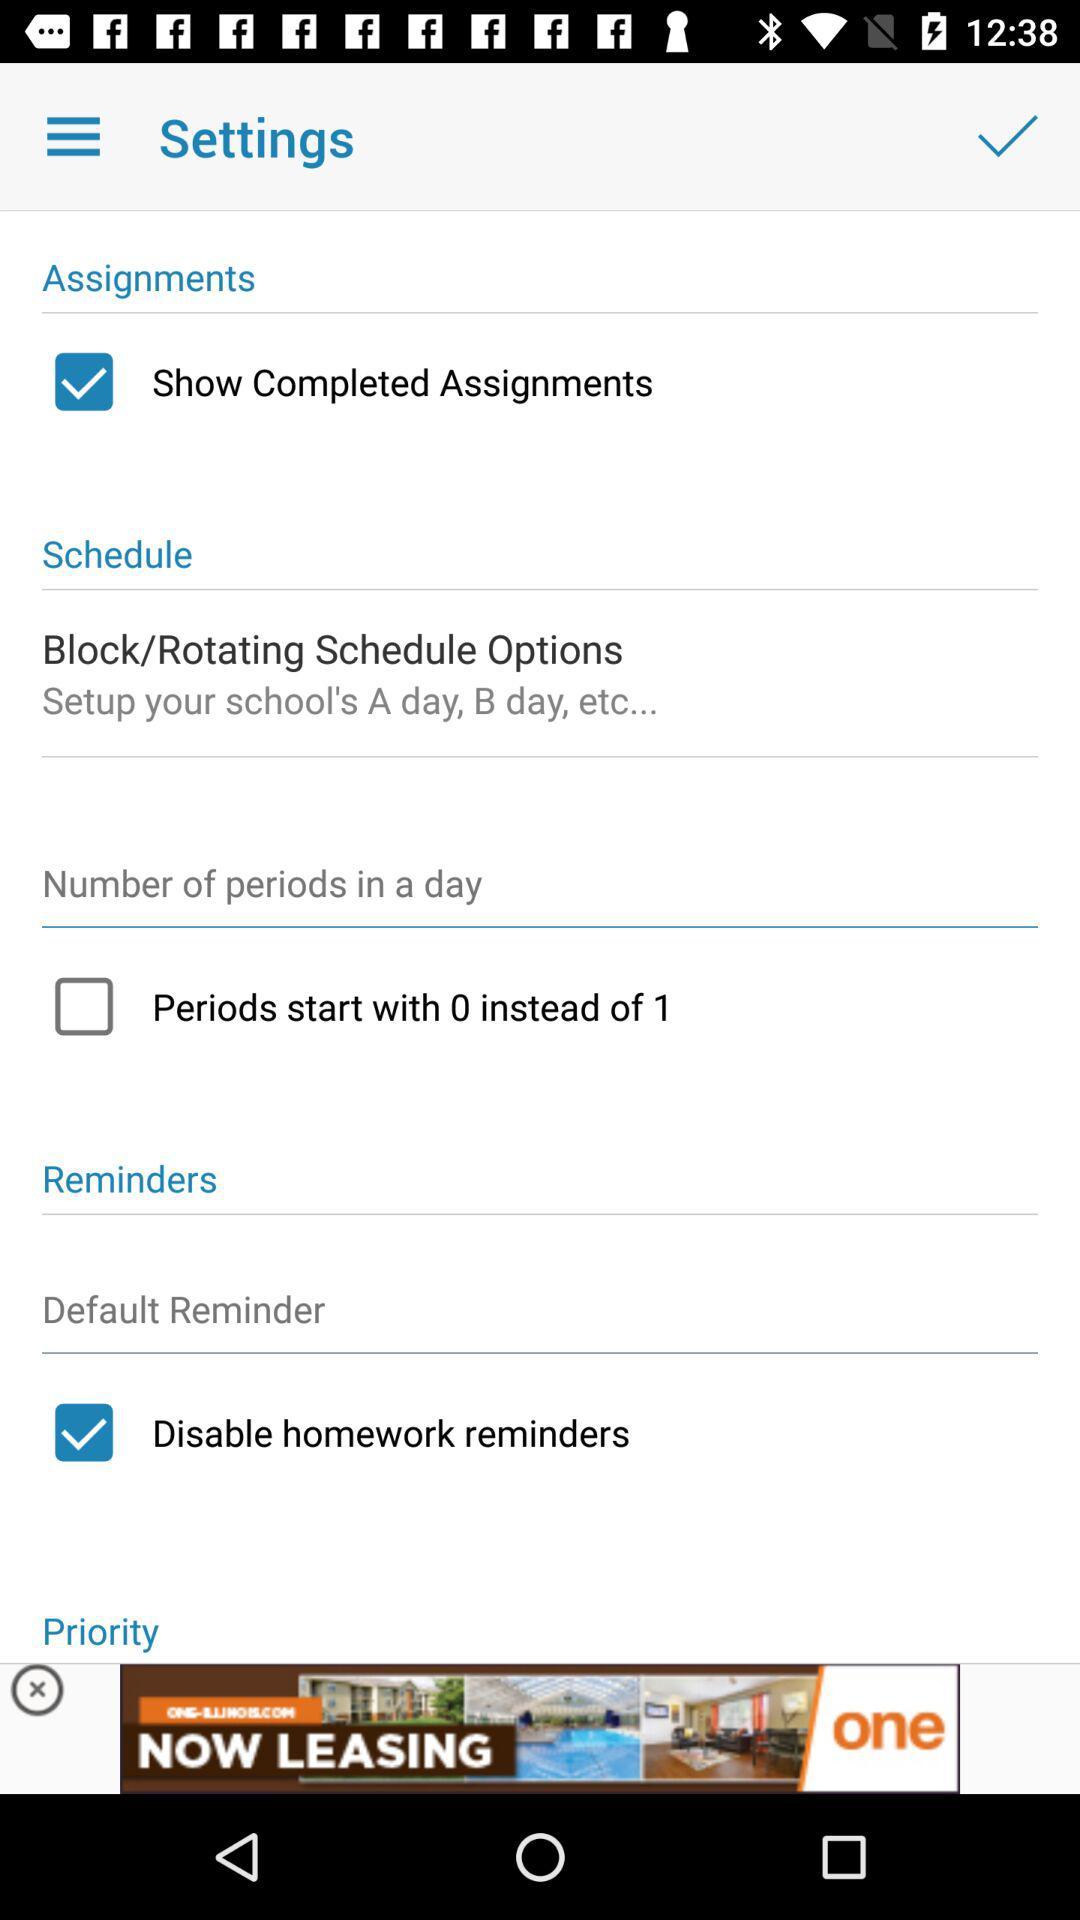  I want to click on menu page, so click(72, 135).